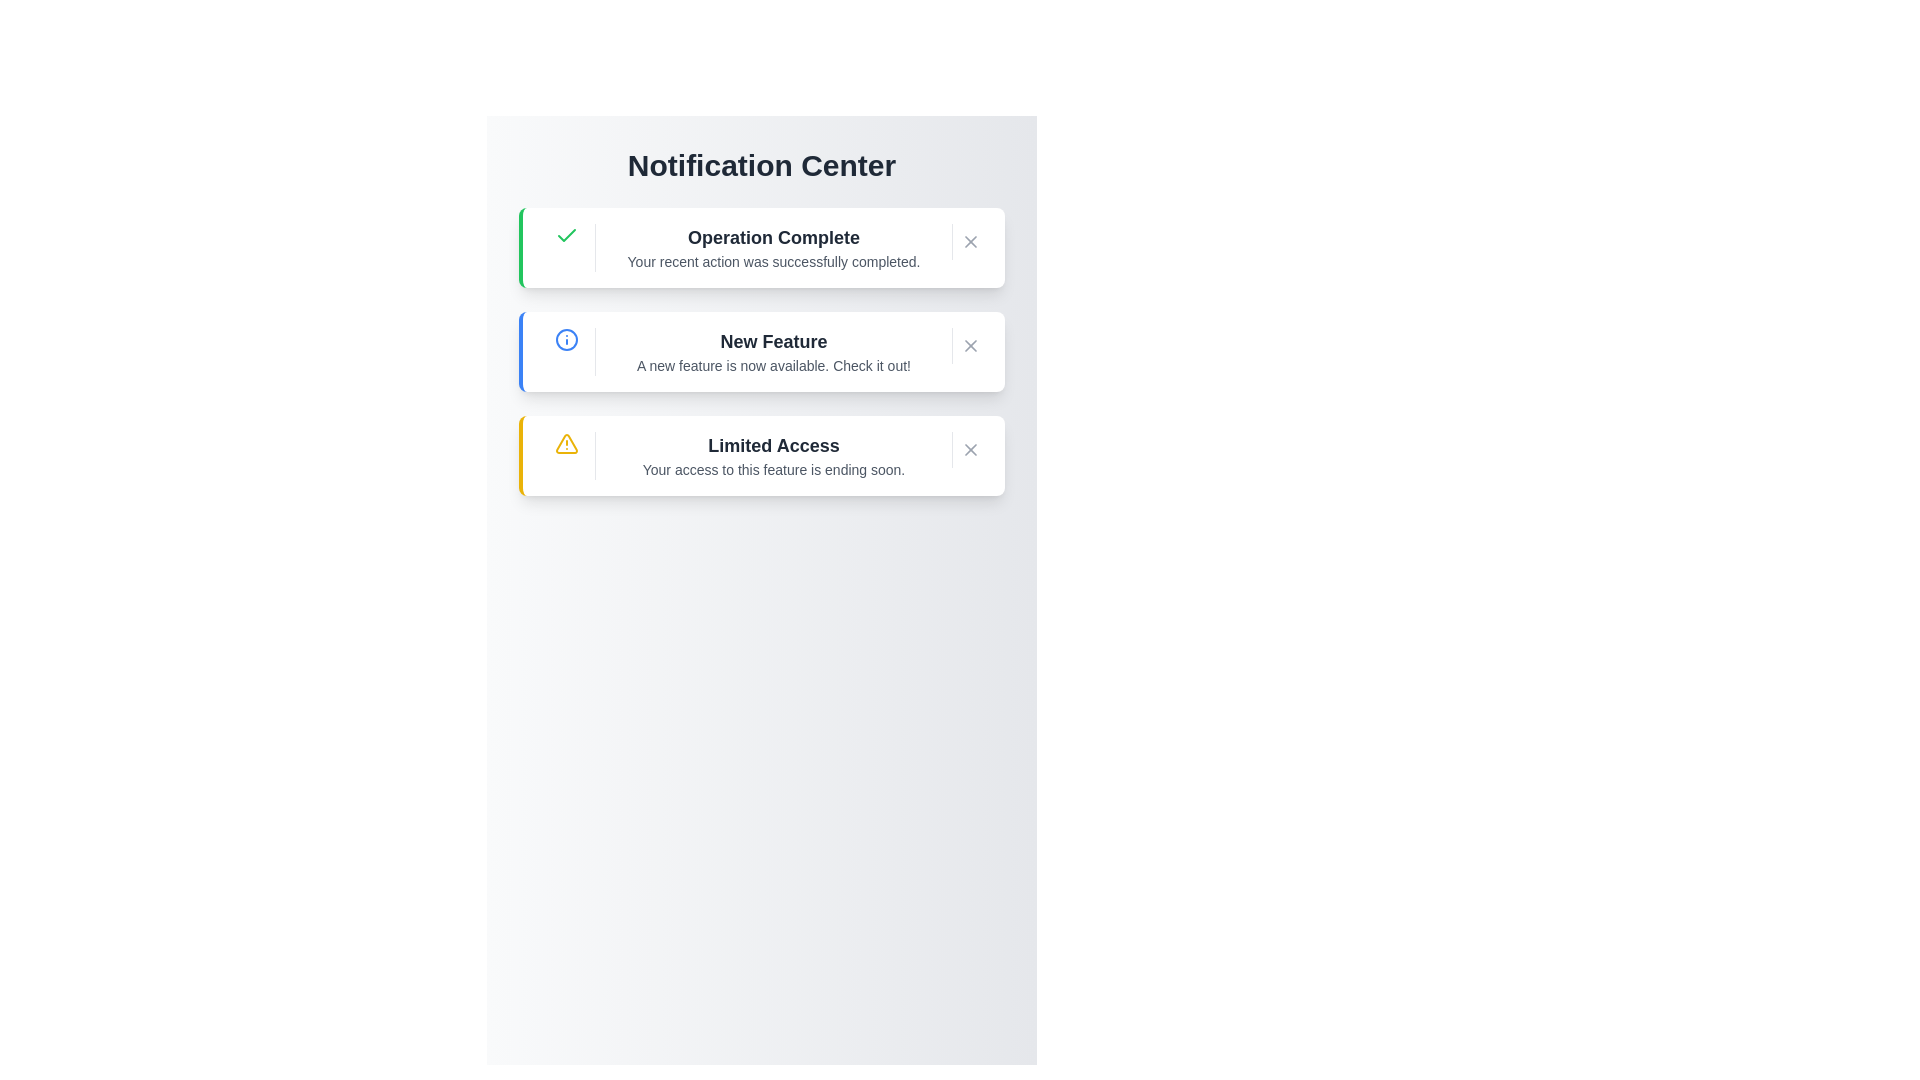  What do you see at coordinates (772, 470) in the screenshot?
I see `the warning message about limited availability in the Notification Center, positioned below 'Limited Access'` at bounding box center [772, 470].